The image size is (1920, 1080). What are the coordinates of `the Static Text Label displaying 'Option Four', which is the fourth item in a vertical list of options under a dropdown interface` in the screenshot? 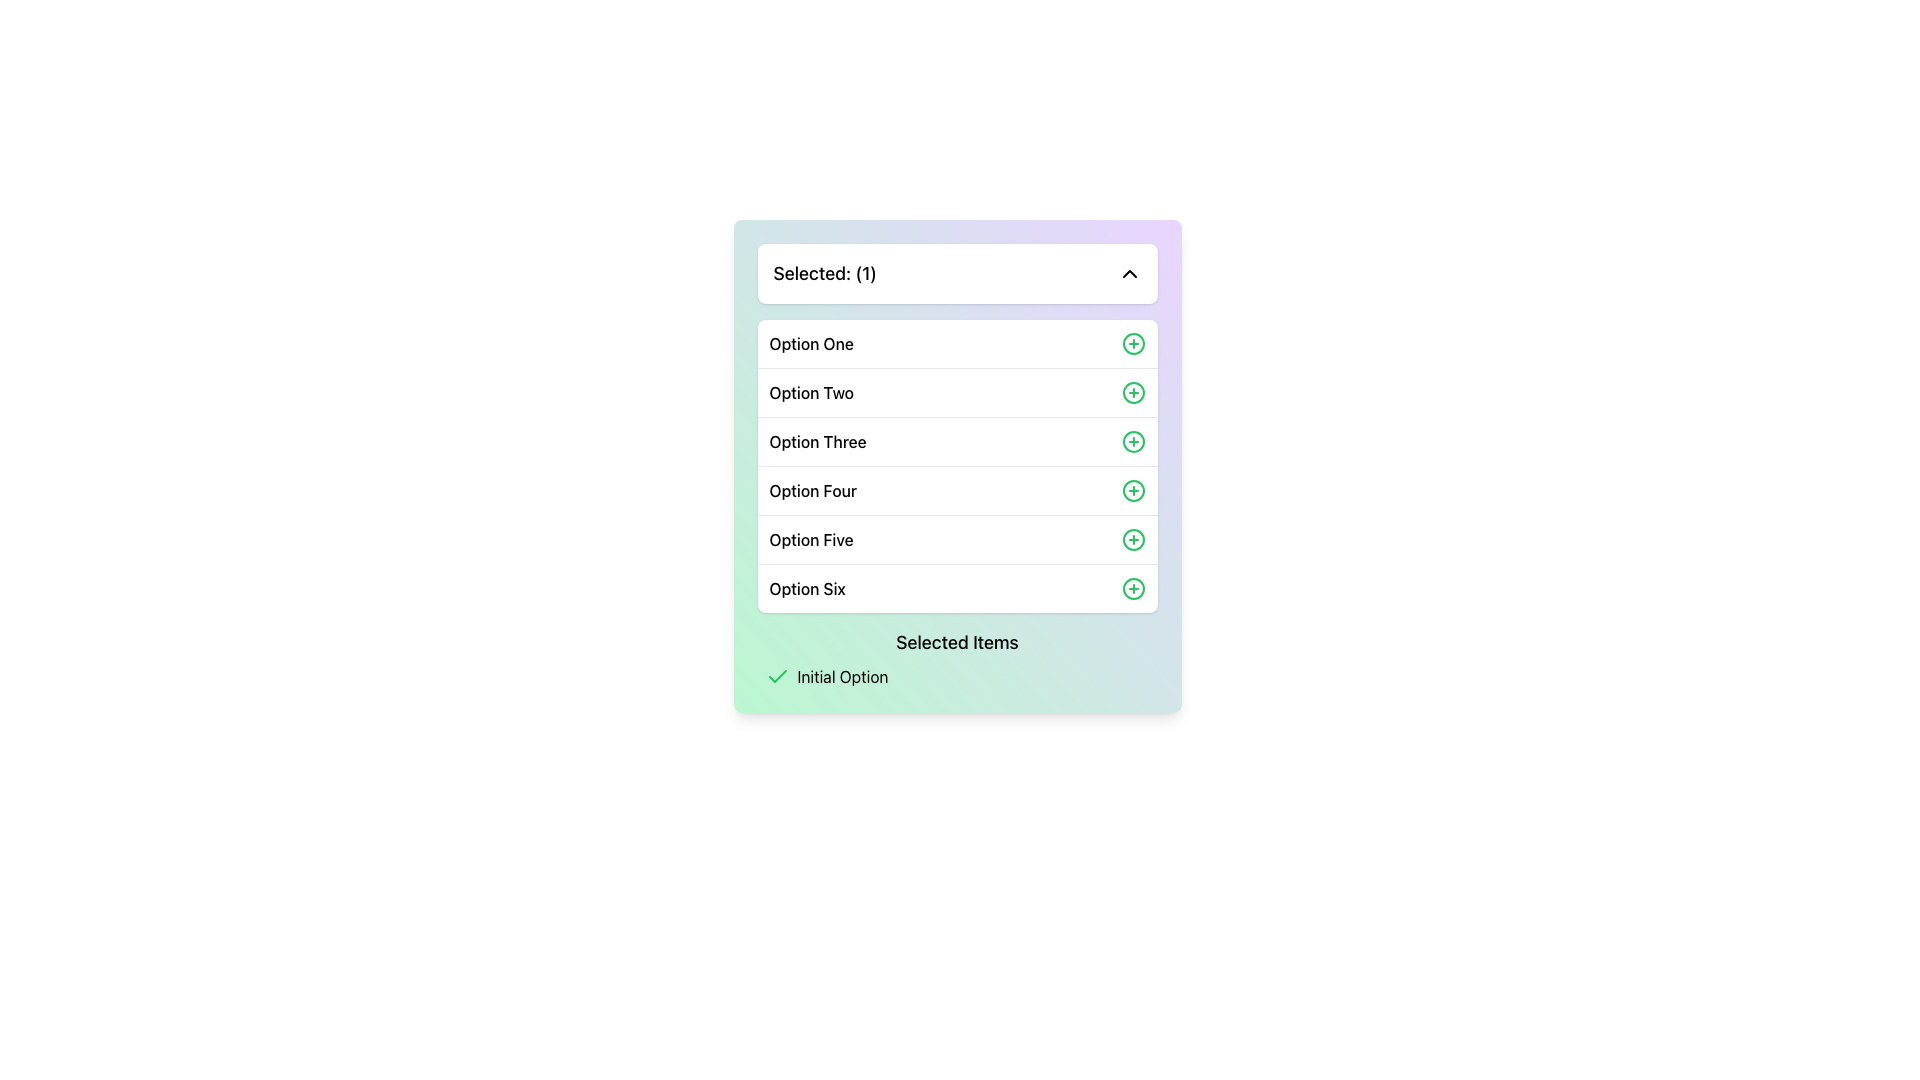 It's located at (813, 490).